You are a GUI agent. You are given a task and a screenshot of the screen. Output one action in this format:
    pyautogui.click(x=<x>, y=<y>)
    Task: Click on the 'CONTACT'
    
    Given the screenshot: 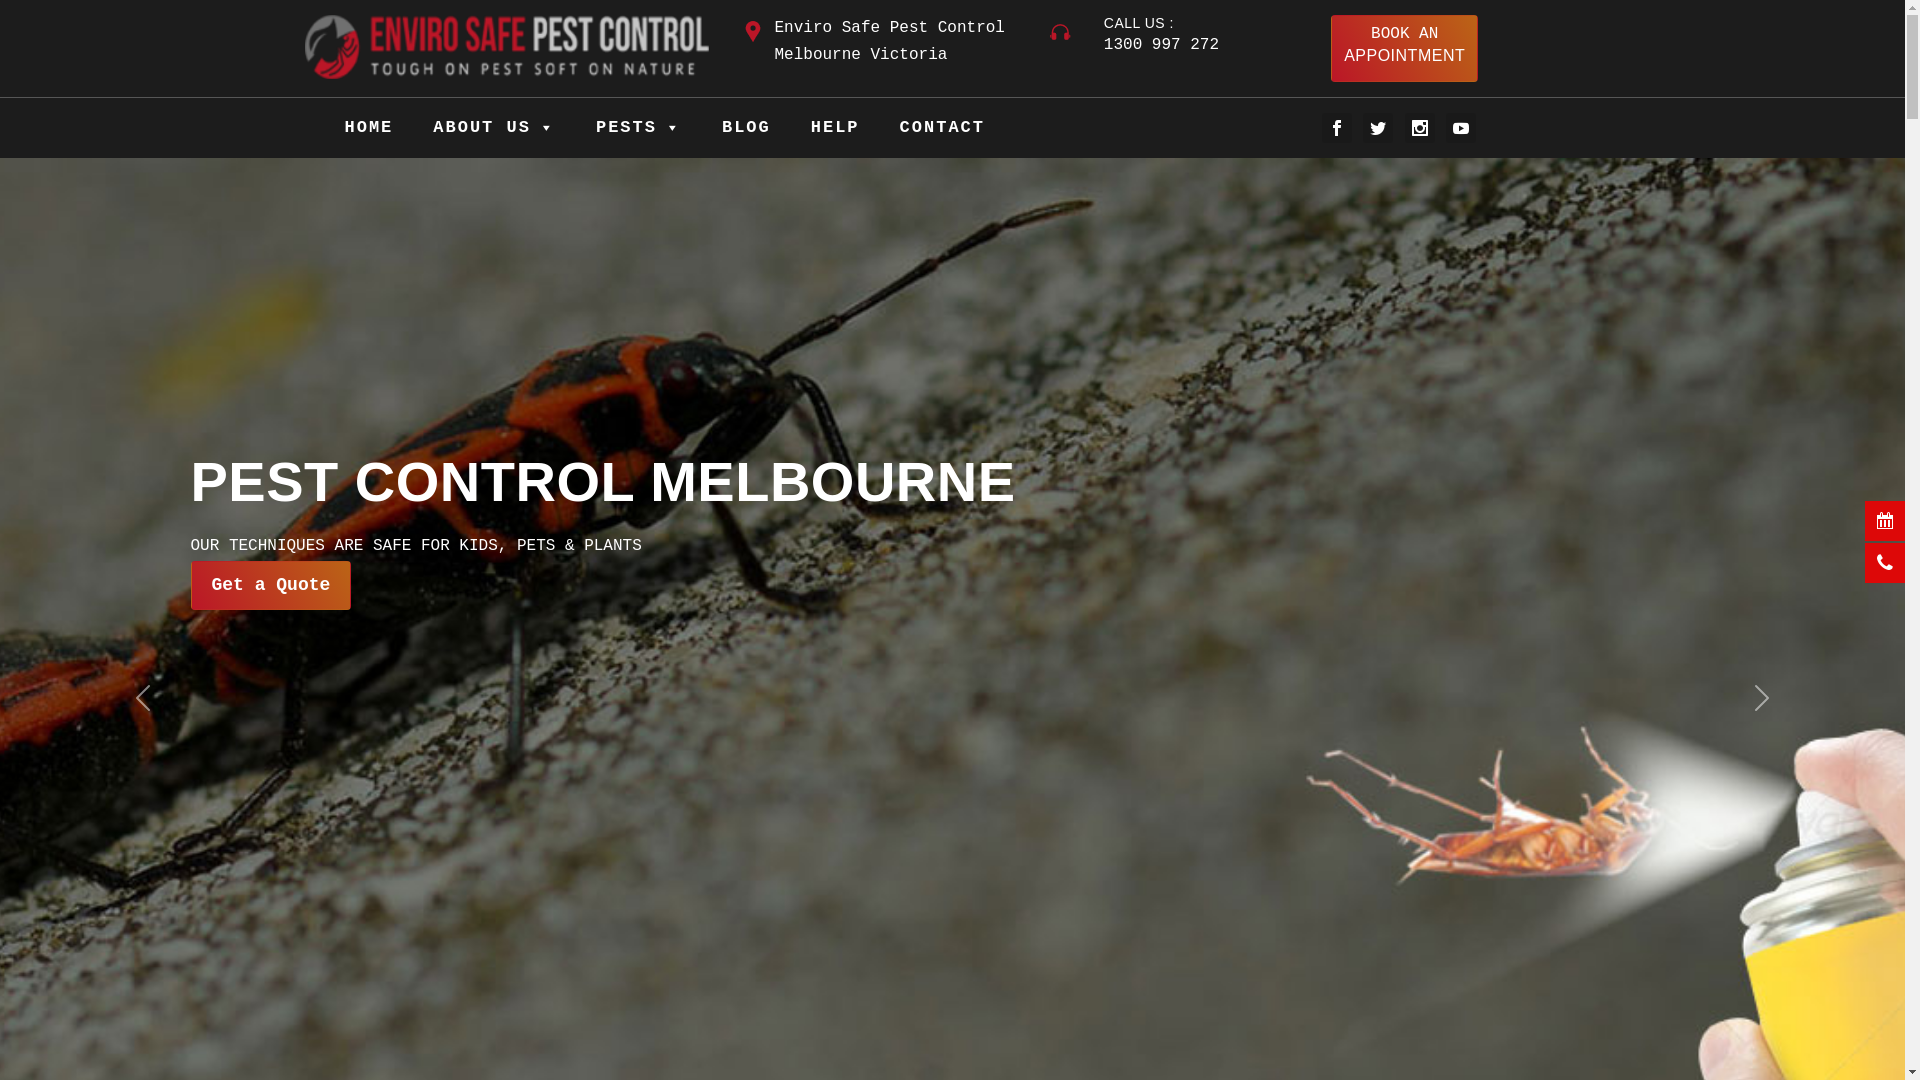 What is the action you would take?
    pyautogui.click(x=941, y=127)
    